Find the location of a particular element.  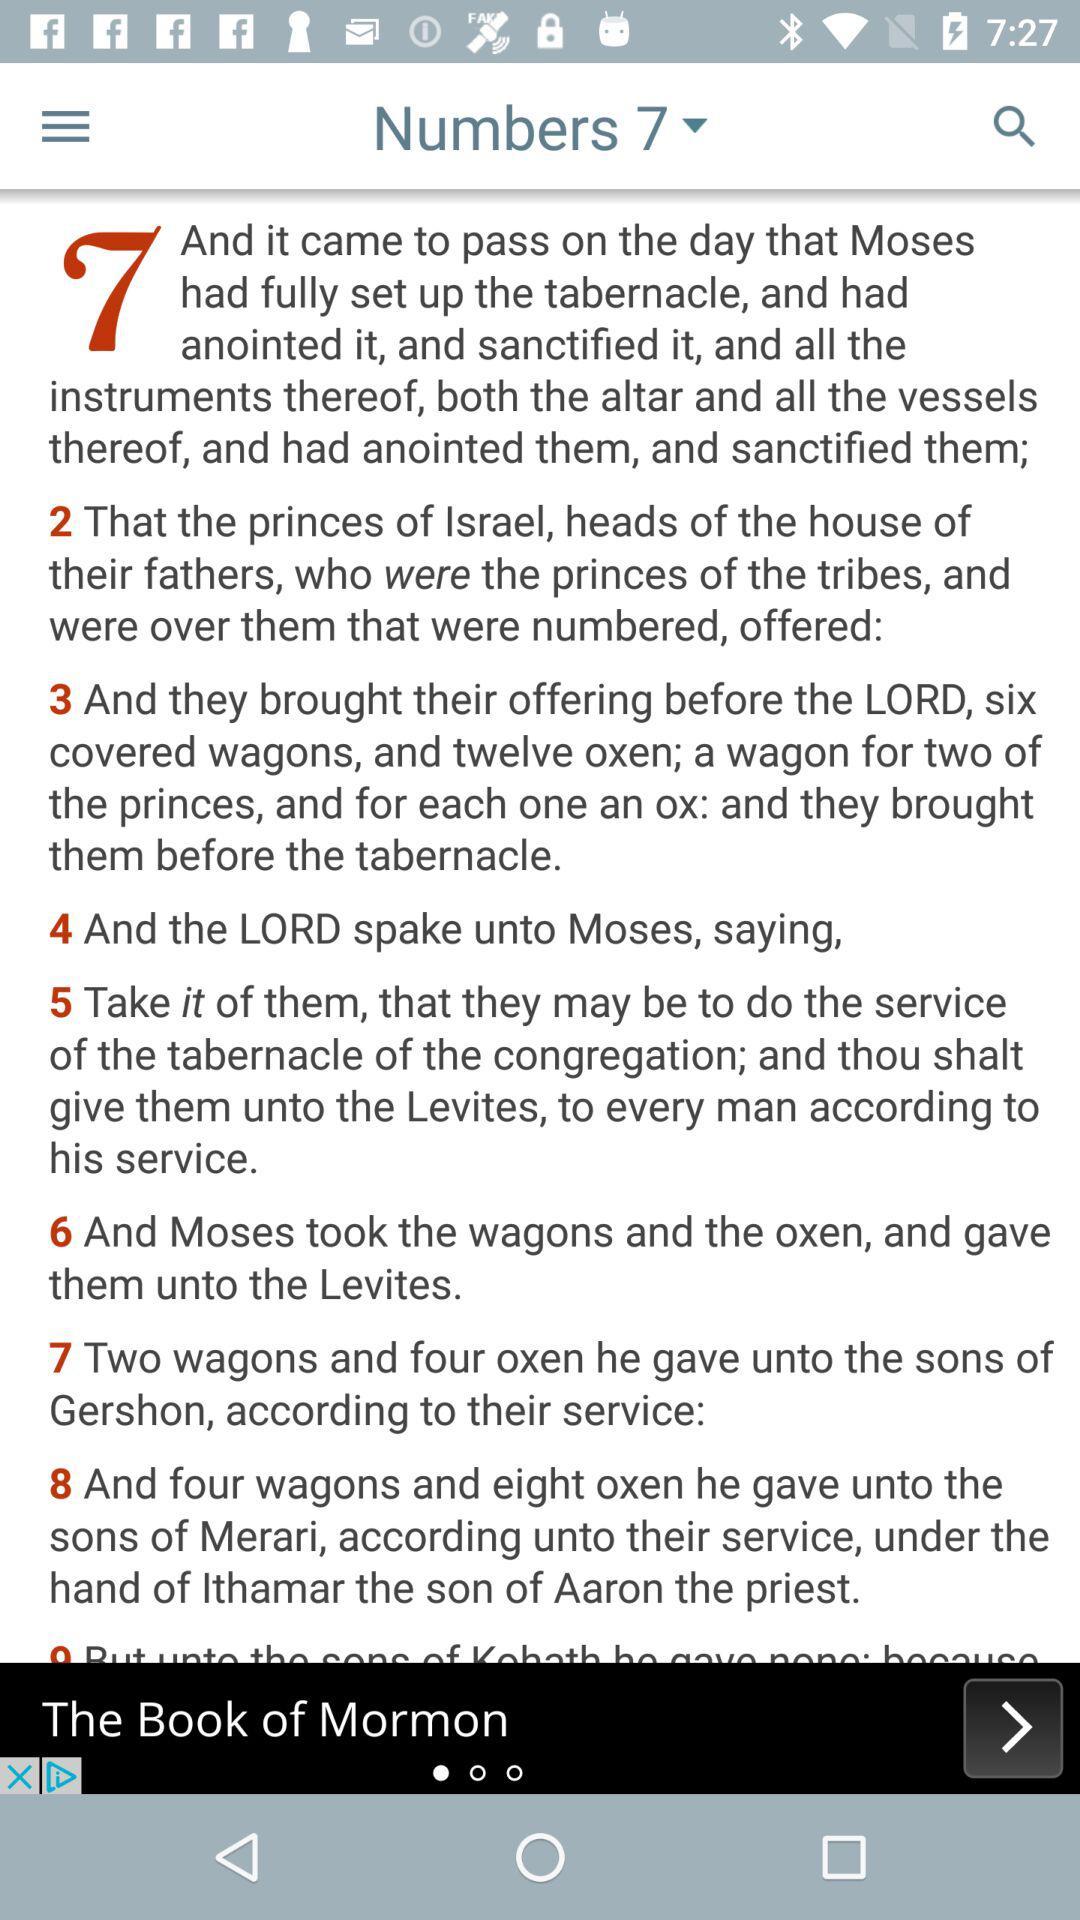

search bar is located at coordinates (1014, 124).